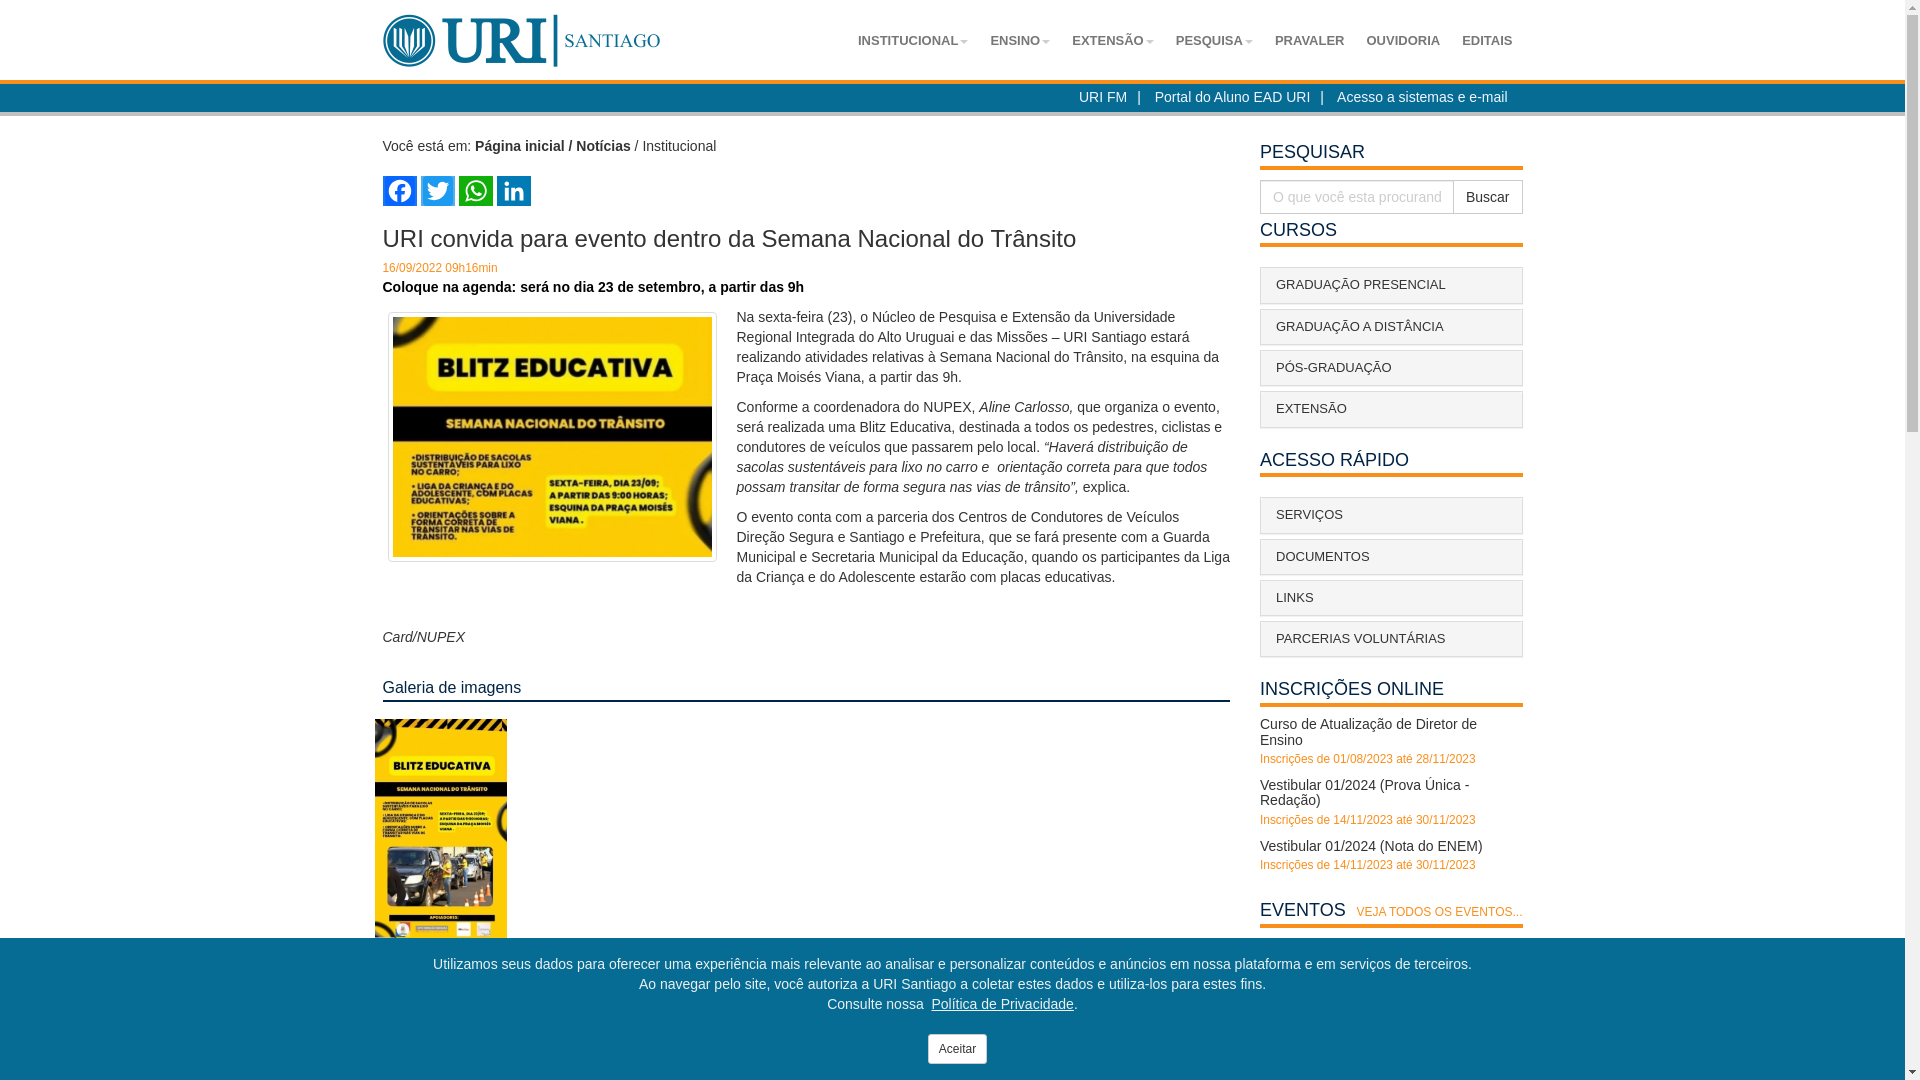 The image size is (1920, 1080). What do you see at coordinates (513, 191) in the screenshot?
I see `'LinkedIn'` at bounding box center [513, 191].